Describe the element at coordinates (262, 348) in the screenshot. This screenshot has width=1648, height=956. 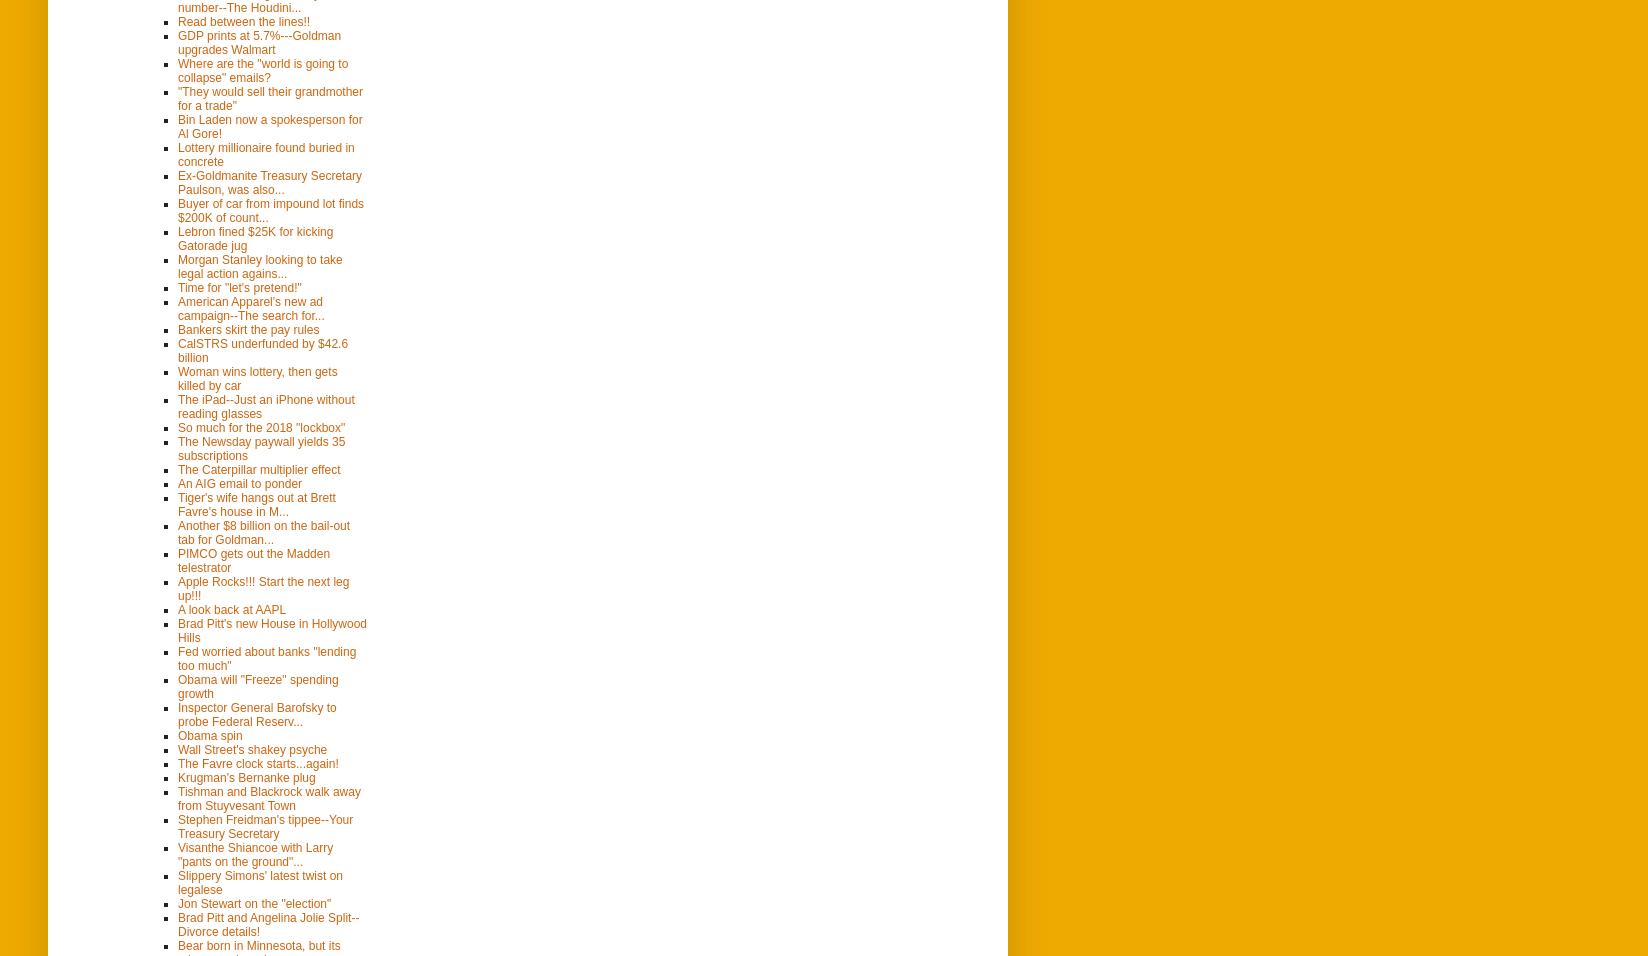
I see `'CalSTRS underfunded by $42.6 billion'` at that location.